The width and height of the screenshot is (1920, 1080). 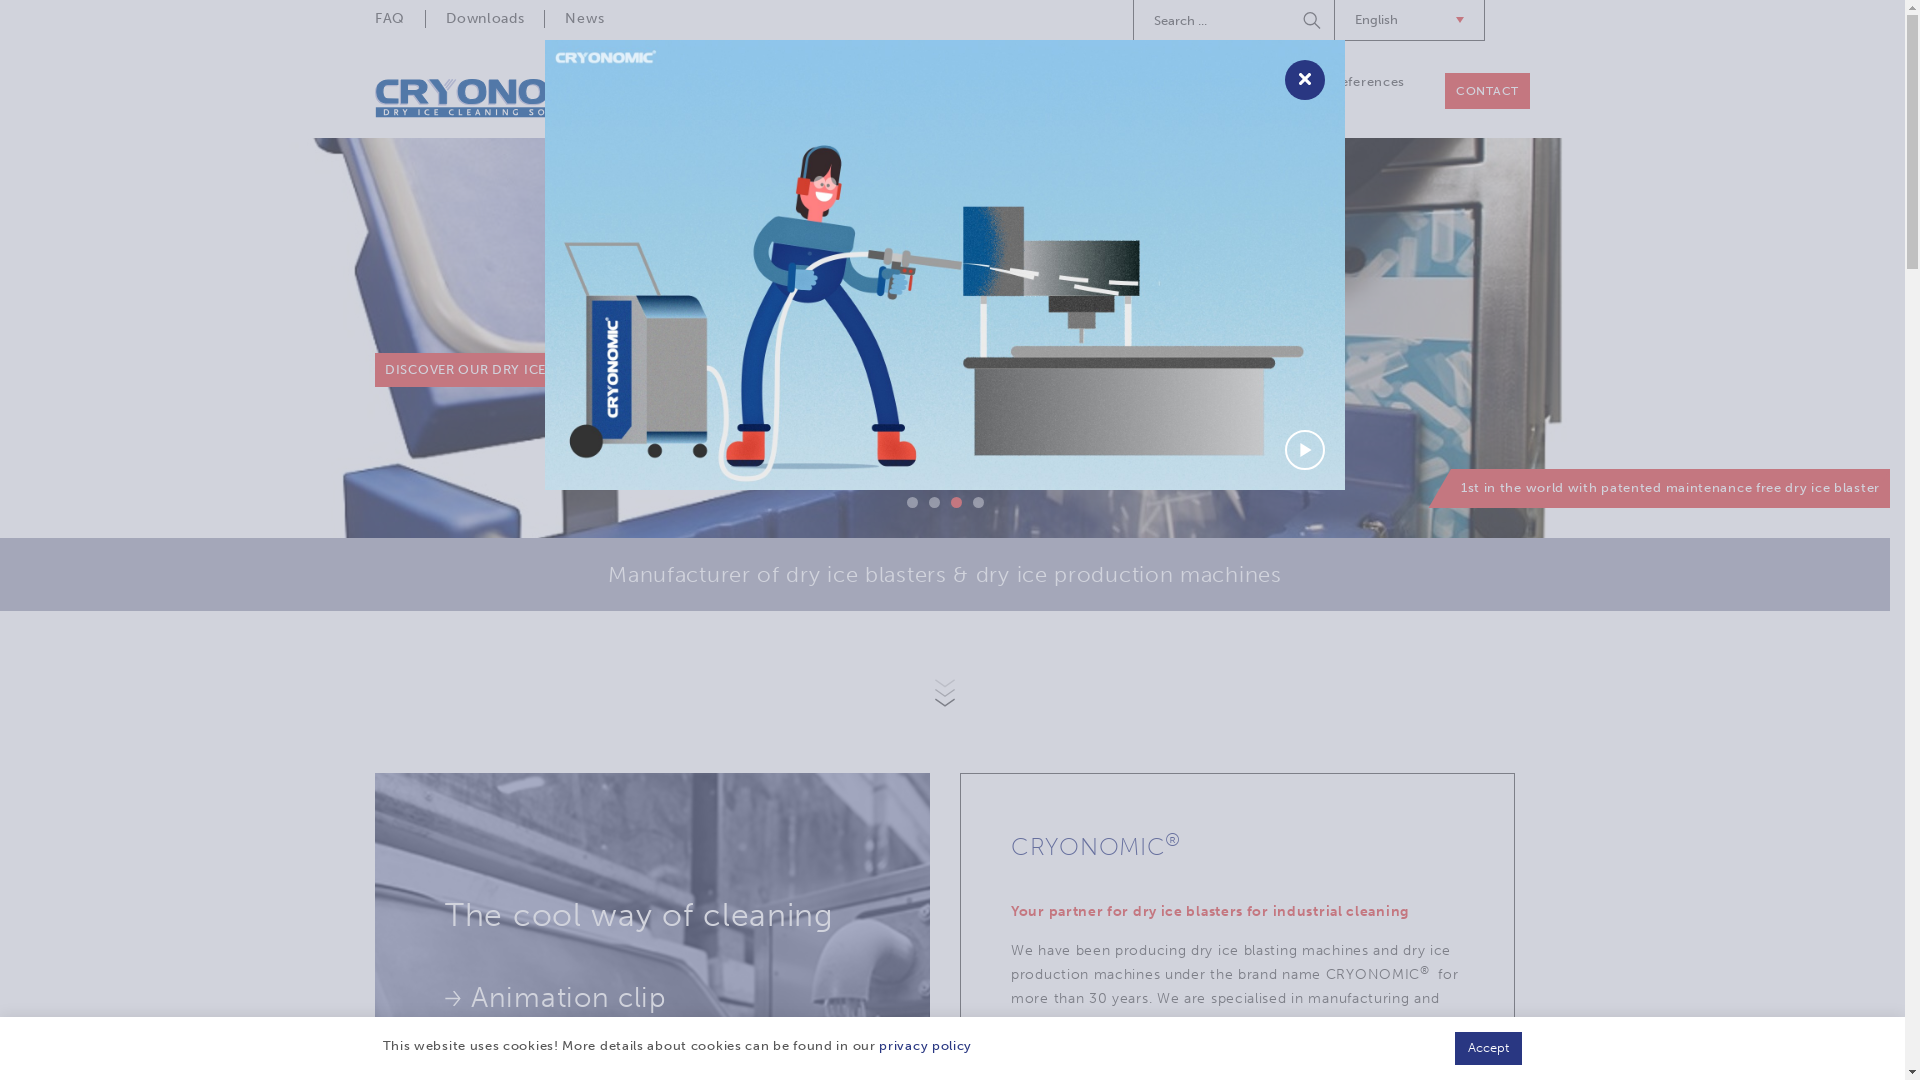 I want to click on 'CONTACT', so click(x=1487, y=91).